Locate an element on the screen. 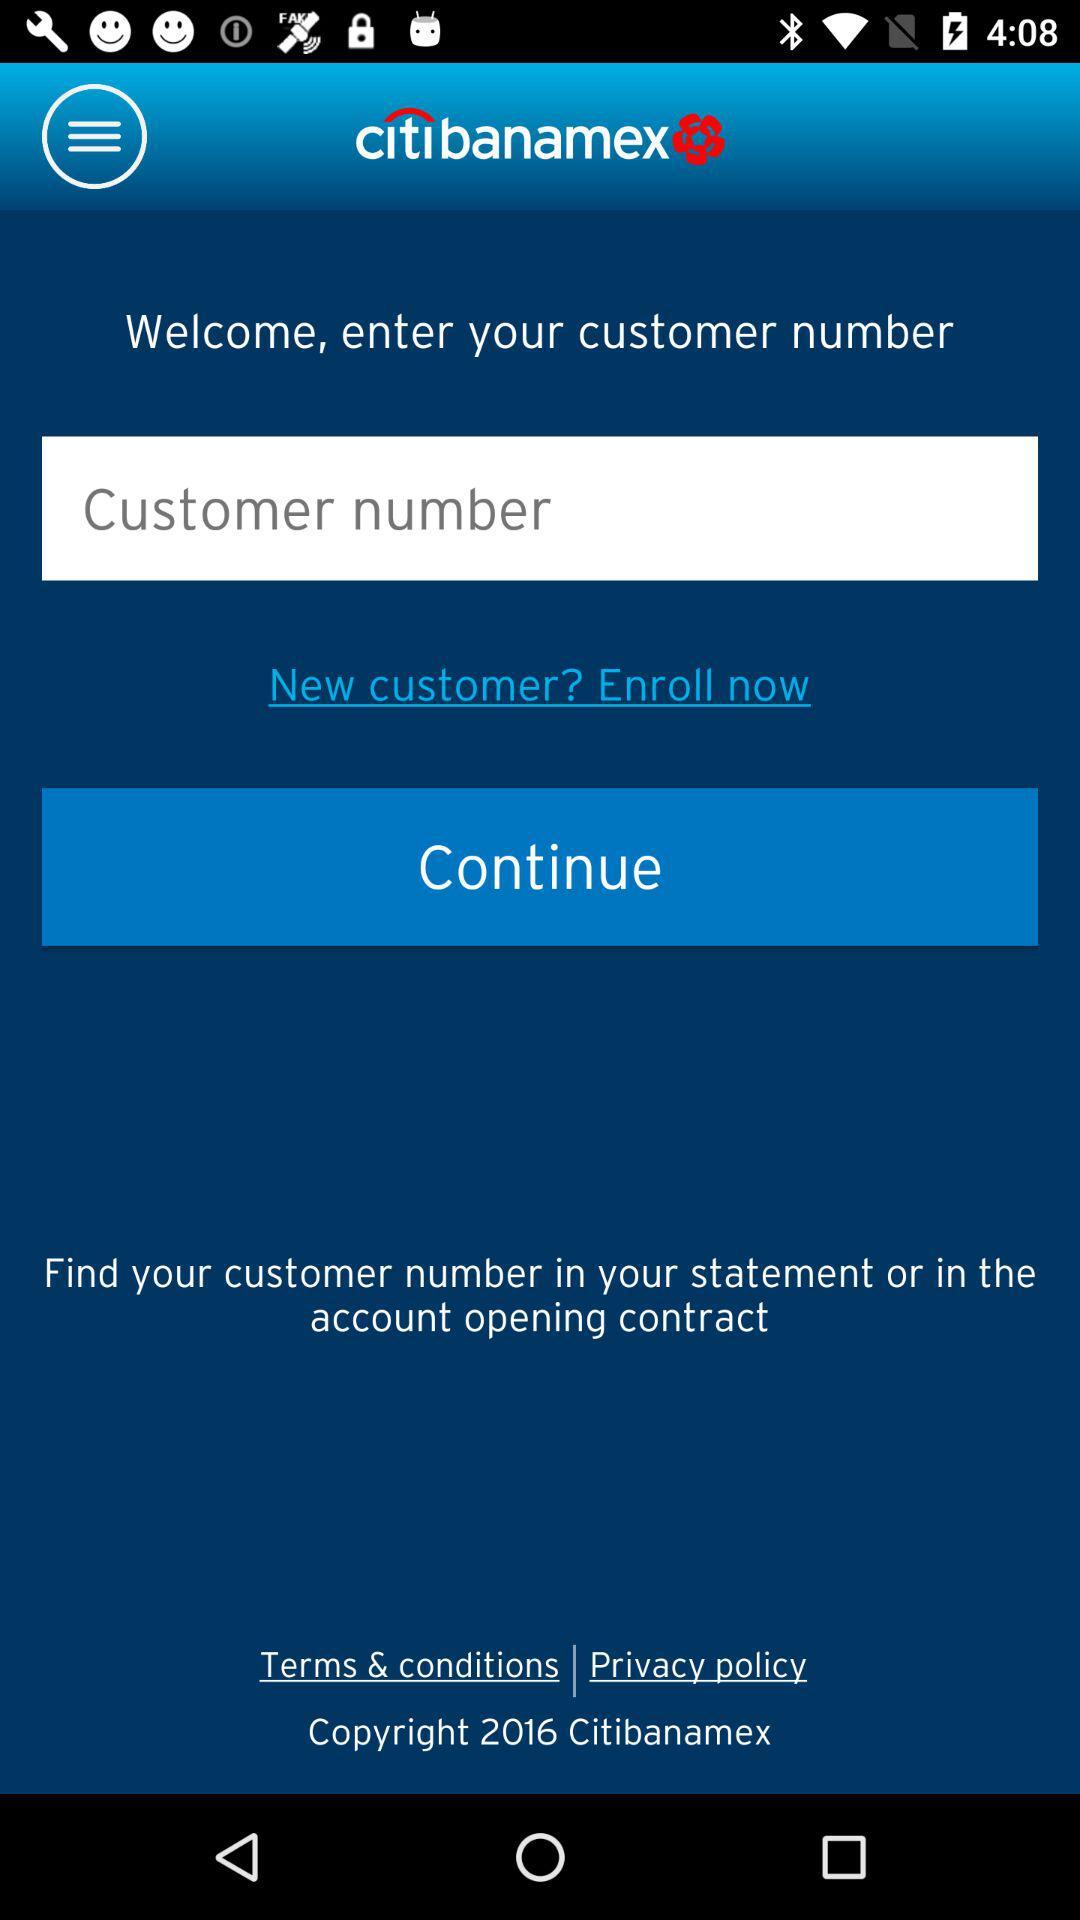 This screenshot has height=1920, width=1080. the terms & conditions icon is located at coordinates (408, 1670).